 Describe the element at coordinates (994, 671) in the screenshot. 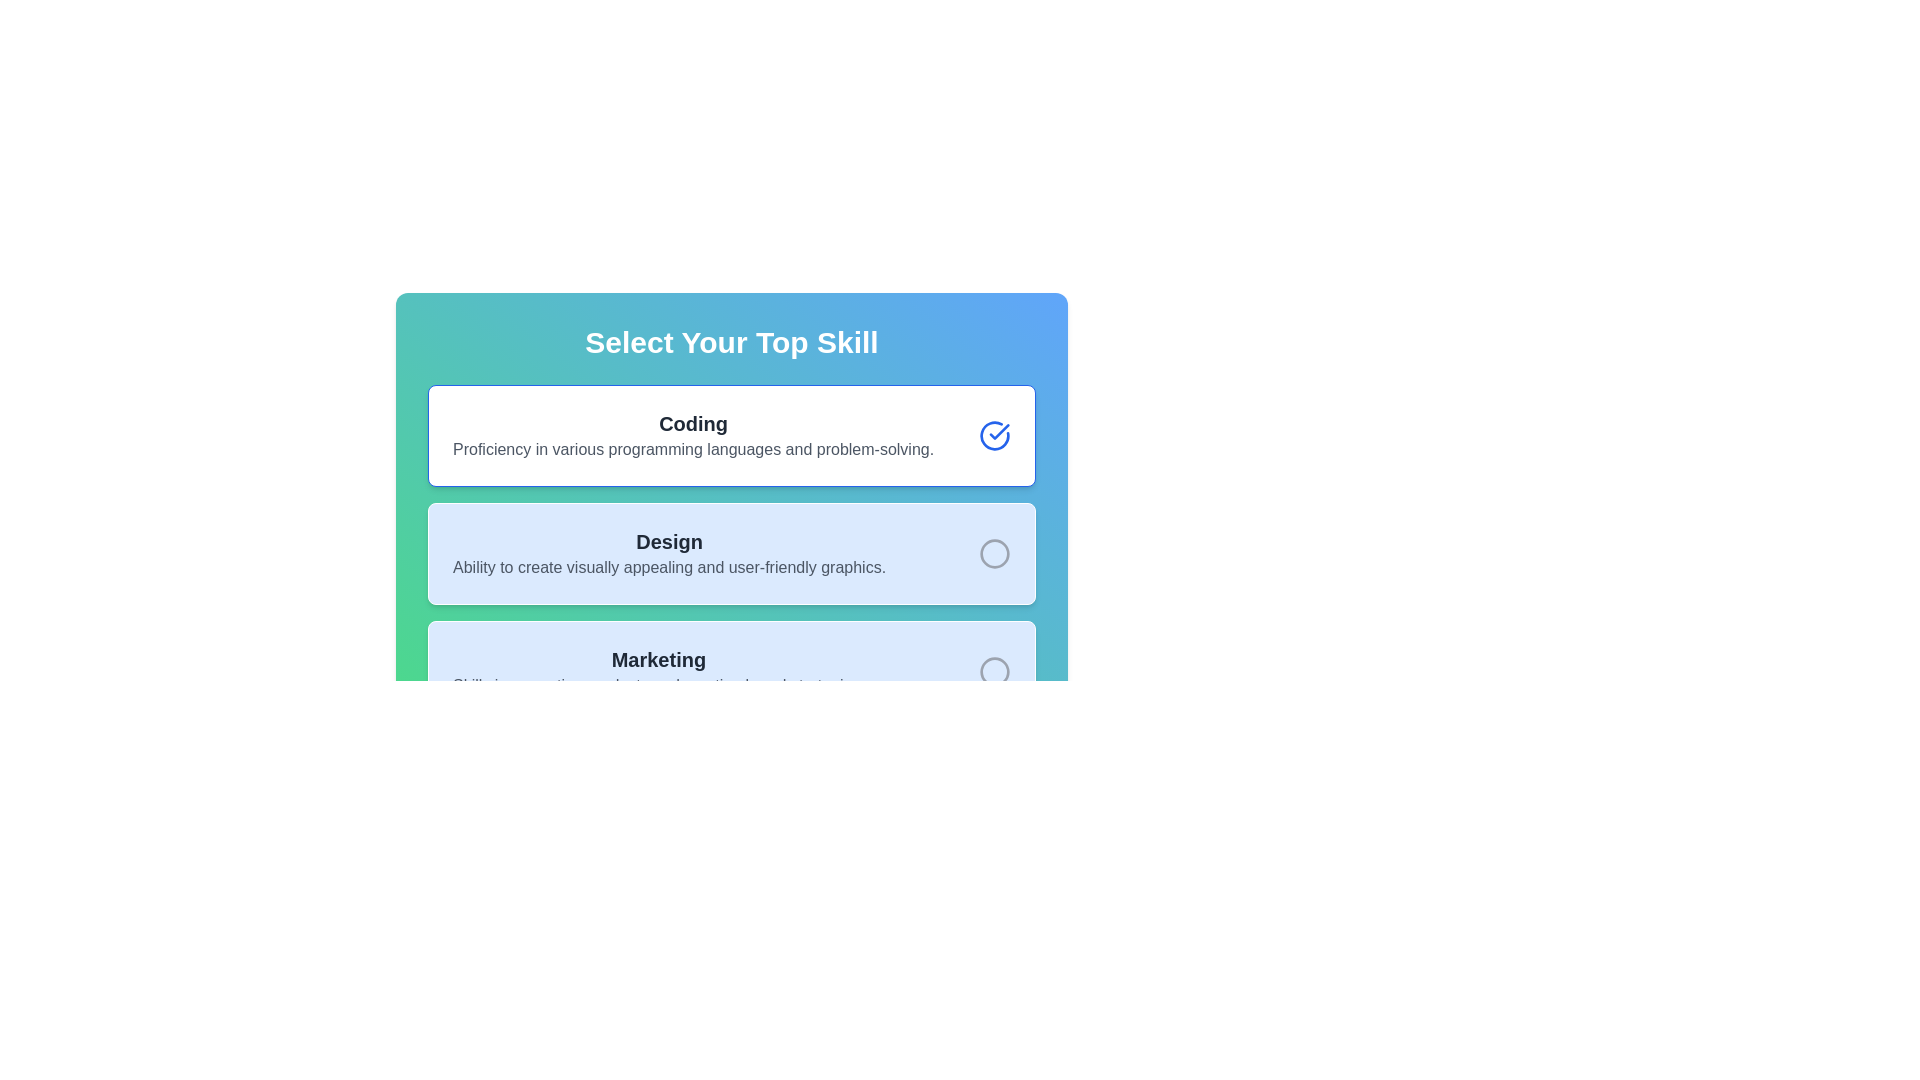

I see `the Circle icon located in the bottom-right corner of the 'Marketing' box in the skill selection interface` at that location.